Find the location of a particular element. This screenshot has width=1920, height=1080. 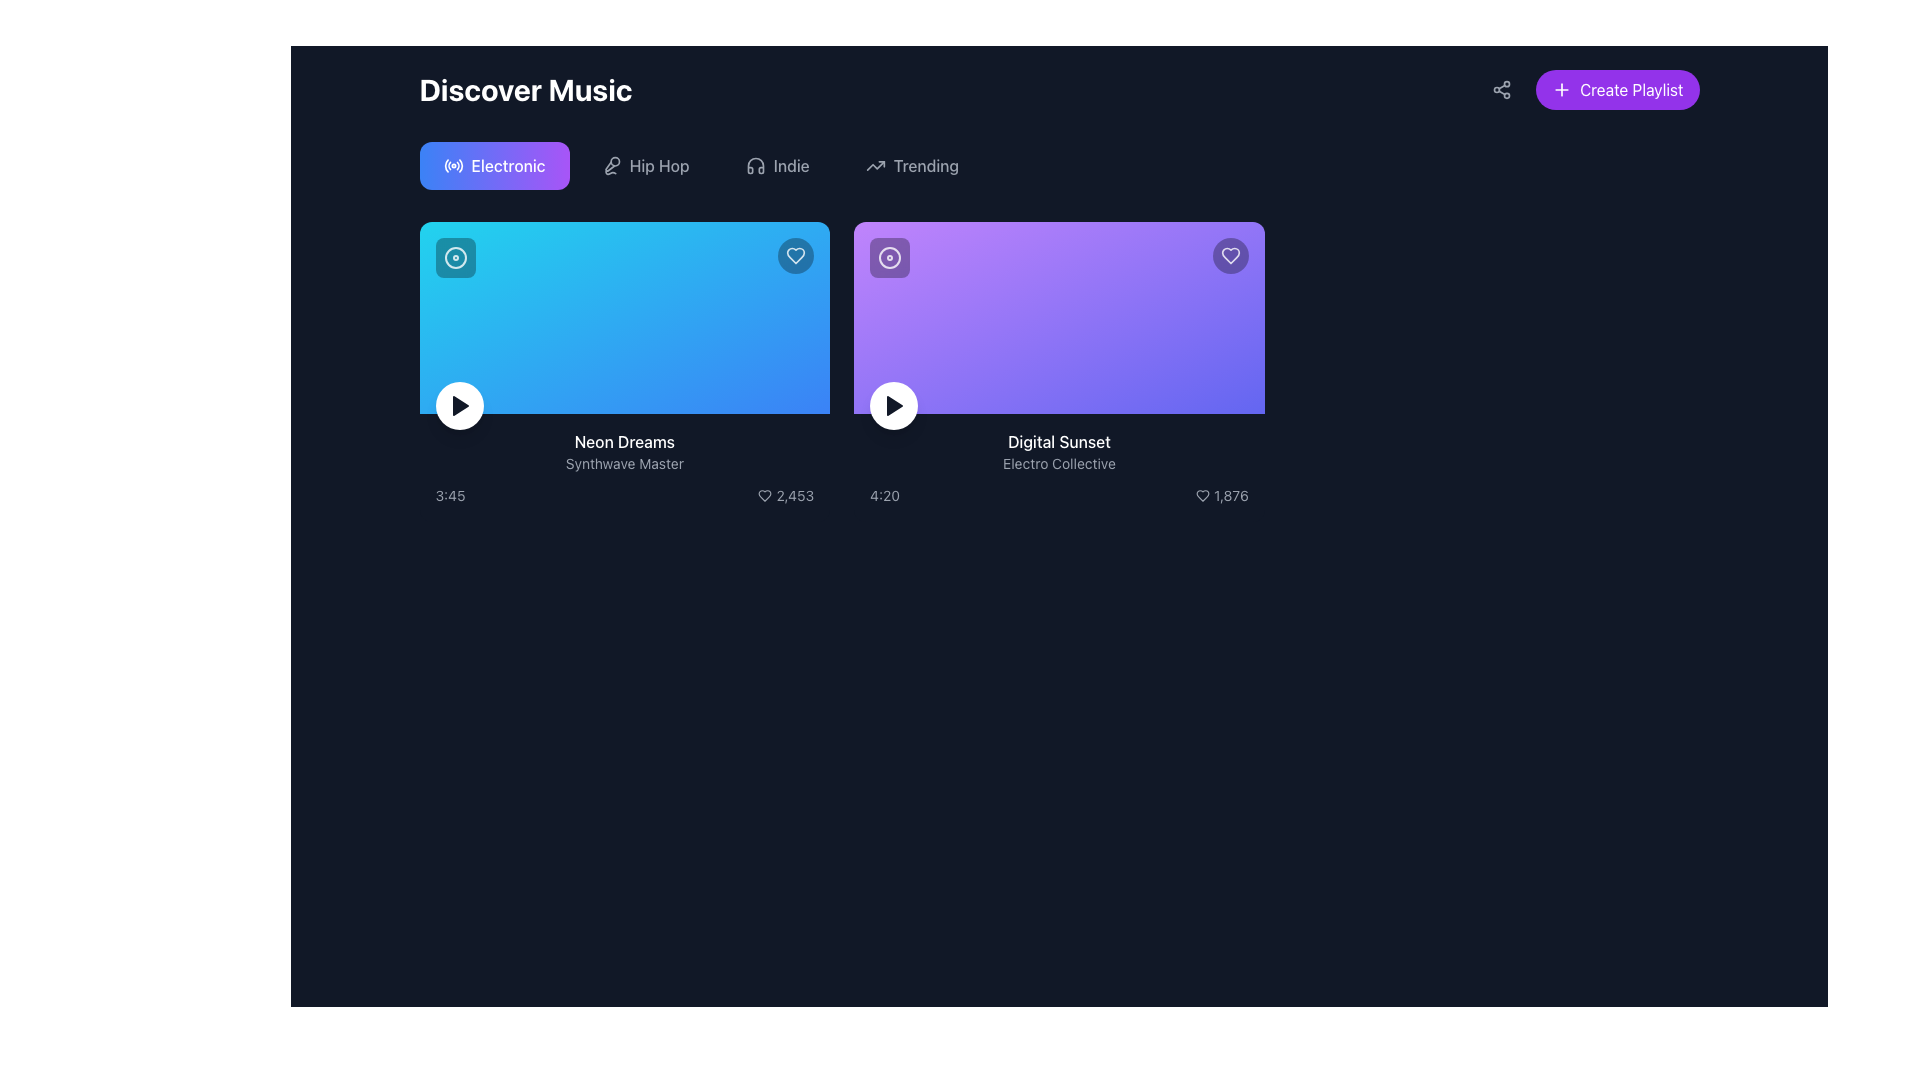

the 'Neon Dreams' text element is located at coordinates (623, 441).